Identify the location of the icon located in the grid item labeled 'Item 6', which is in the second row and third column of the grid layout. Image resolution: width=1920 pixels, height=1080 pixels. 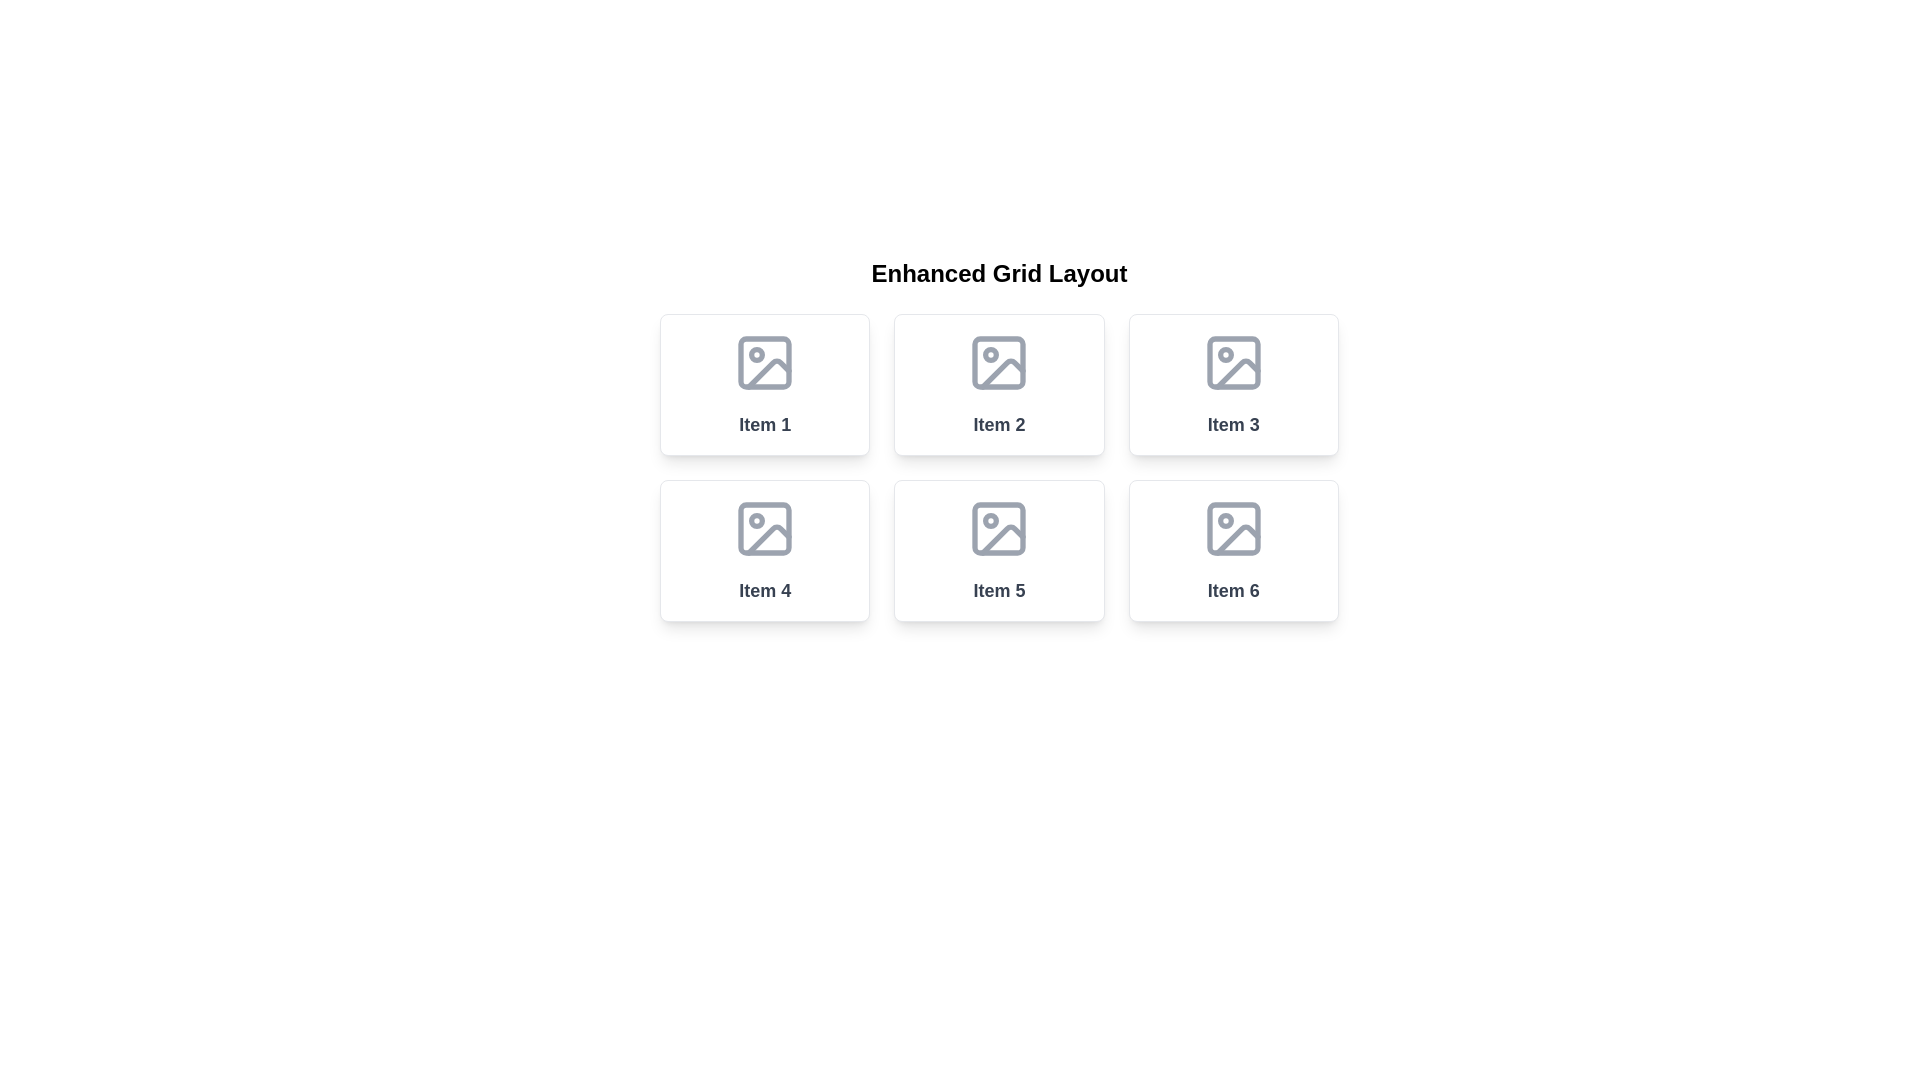
(1232, 527).